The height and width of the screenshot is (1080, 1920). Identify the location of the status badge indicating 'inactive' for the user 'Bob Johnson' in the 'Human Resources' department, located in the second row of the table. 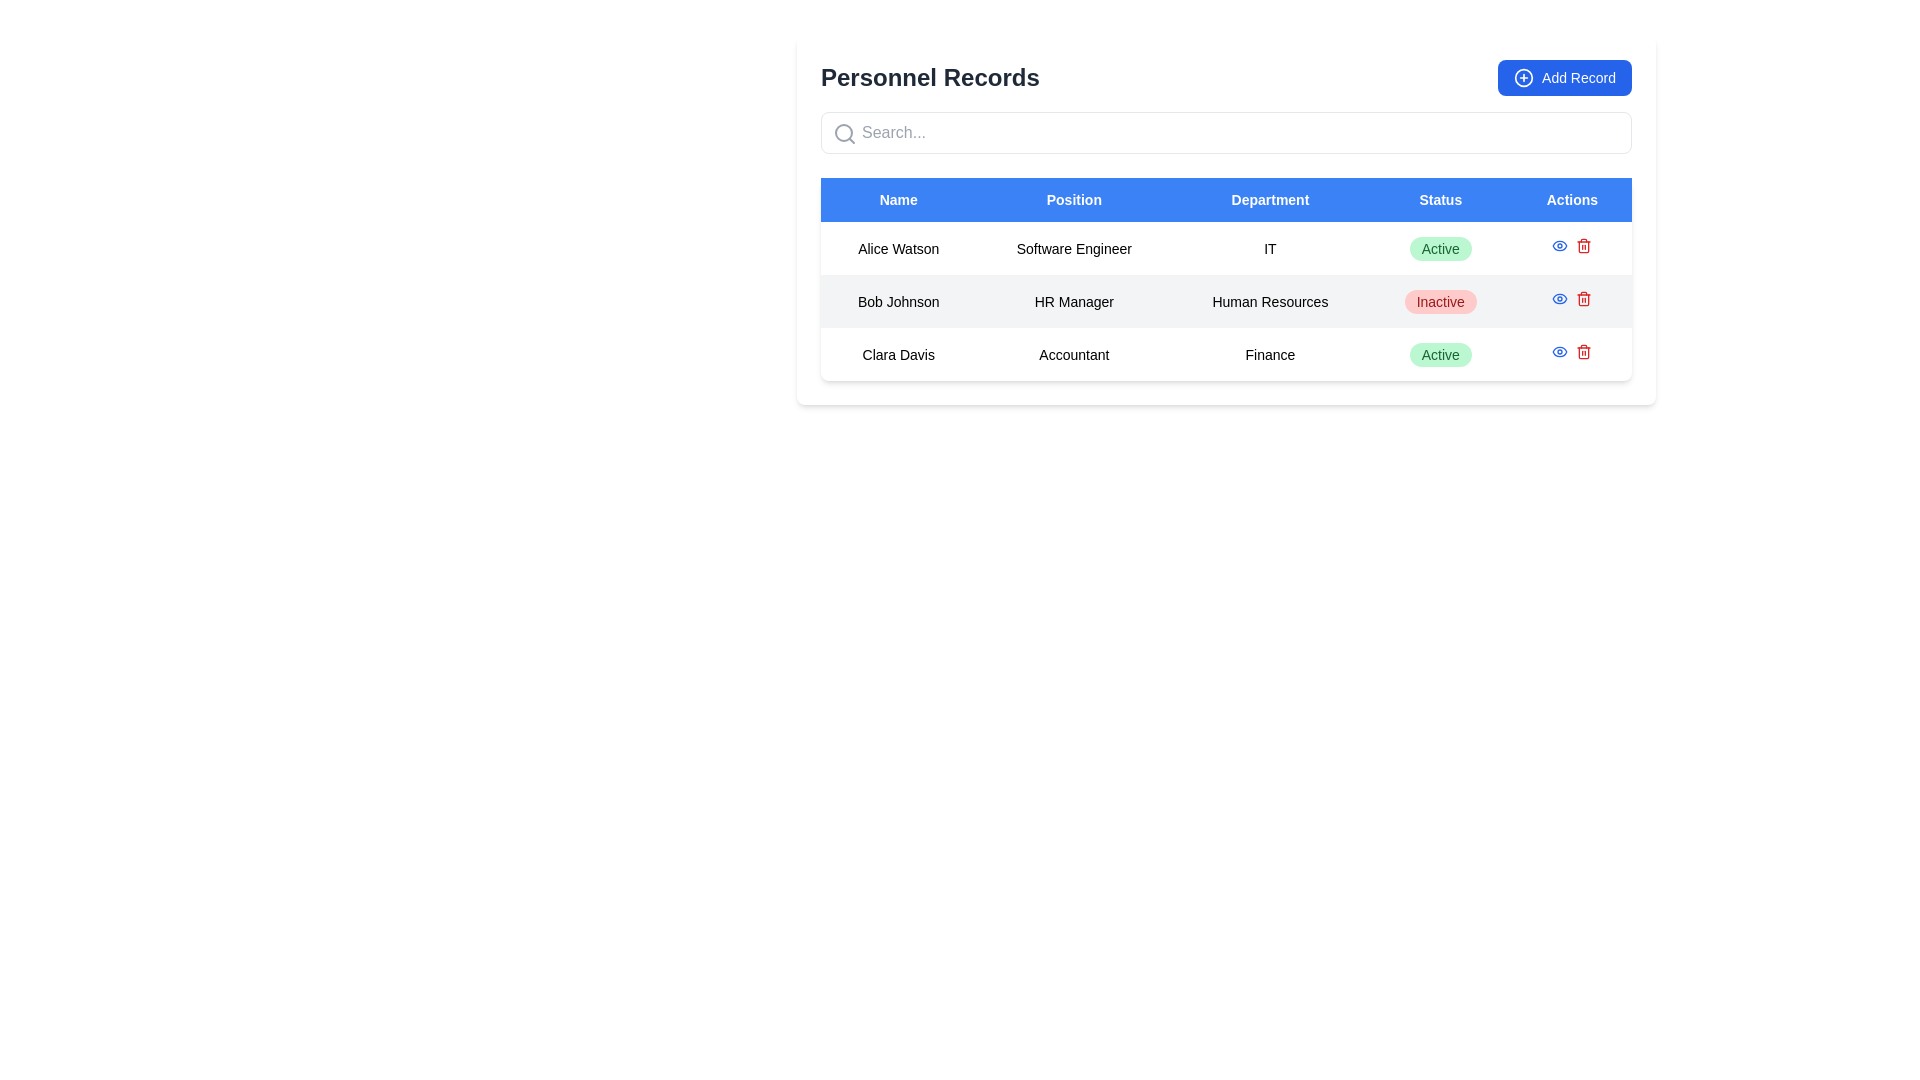
(1440, 301).